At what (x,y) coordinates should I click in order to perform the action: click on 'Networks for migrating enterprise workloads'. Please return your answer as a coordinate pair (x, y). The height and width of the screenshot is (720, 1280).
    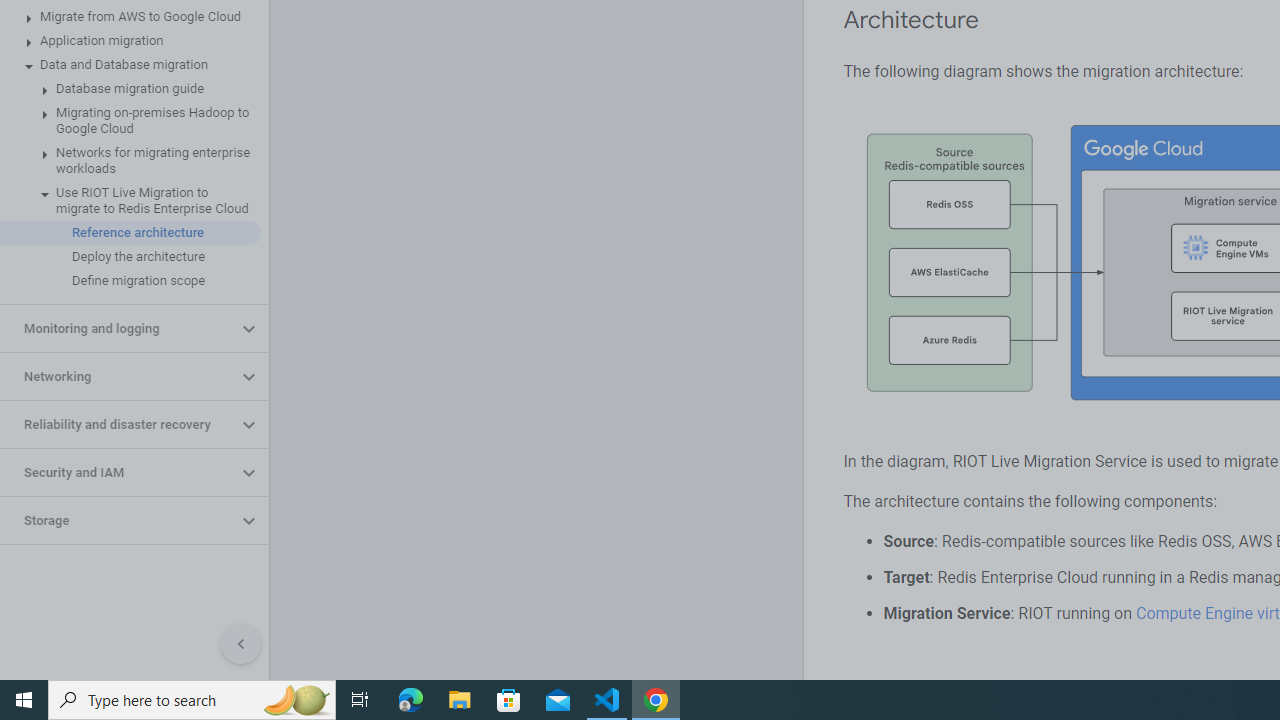
    Looking at the image, I should click on (129, 159).